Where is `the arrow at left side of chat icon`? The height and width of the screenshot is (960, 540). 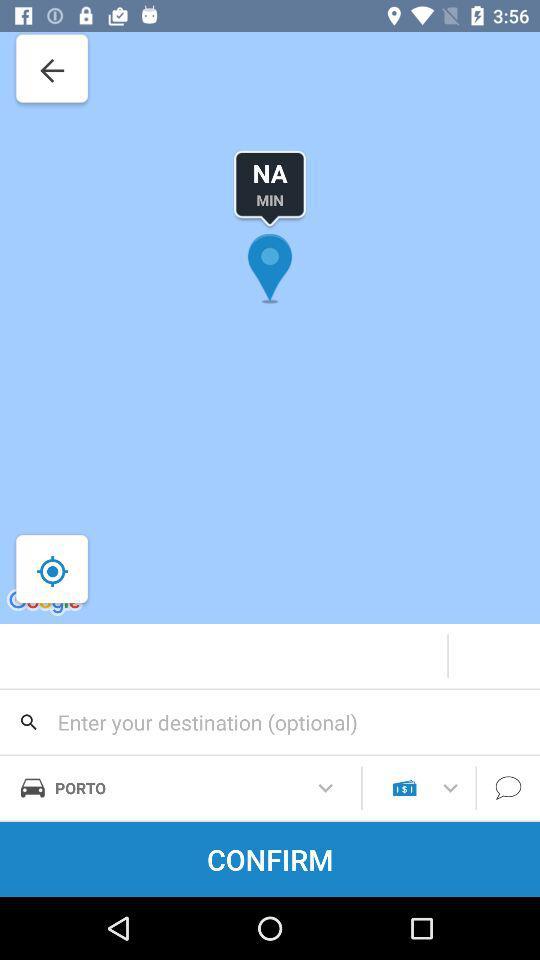 the arrow at left side of chat icon is located at coordinates (450, 788).